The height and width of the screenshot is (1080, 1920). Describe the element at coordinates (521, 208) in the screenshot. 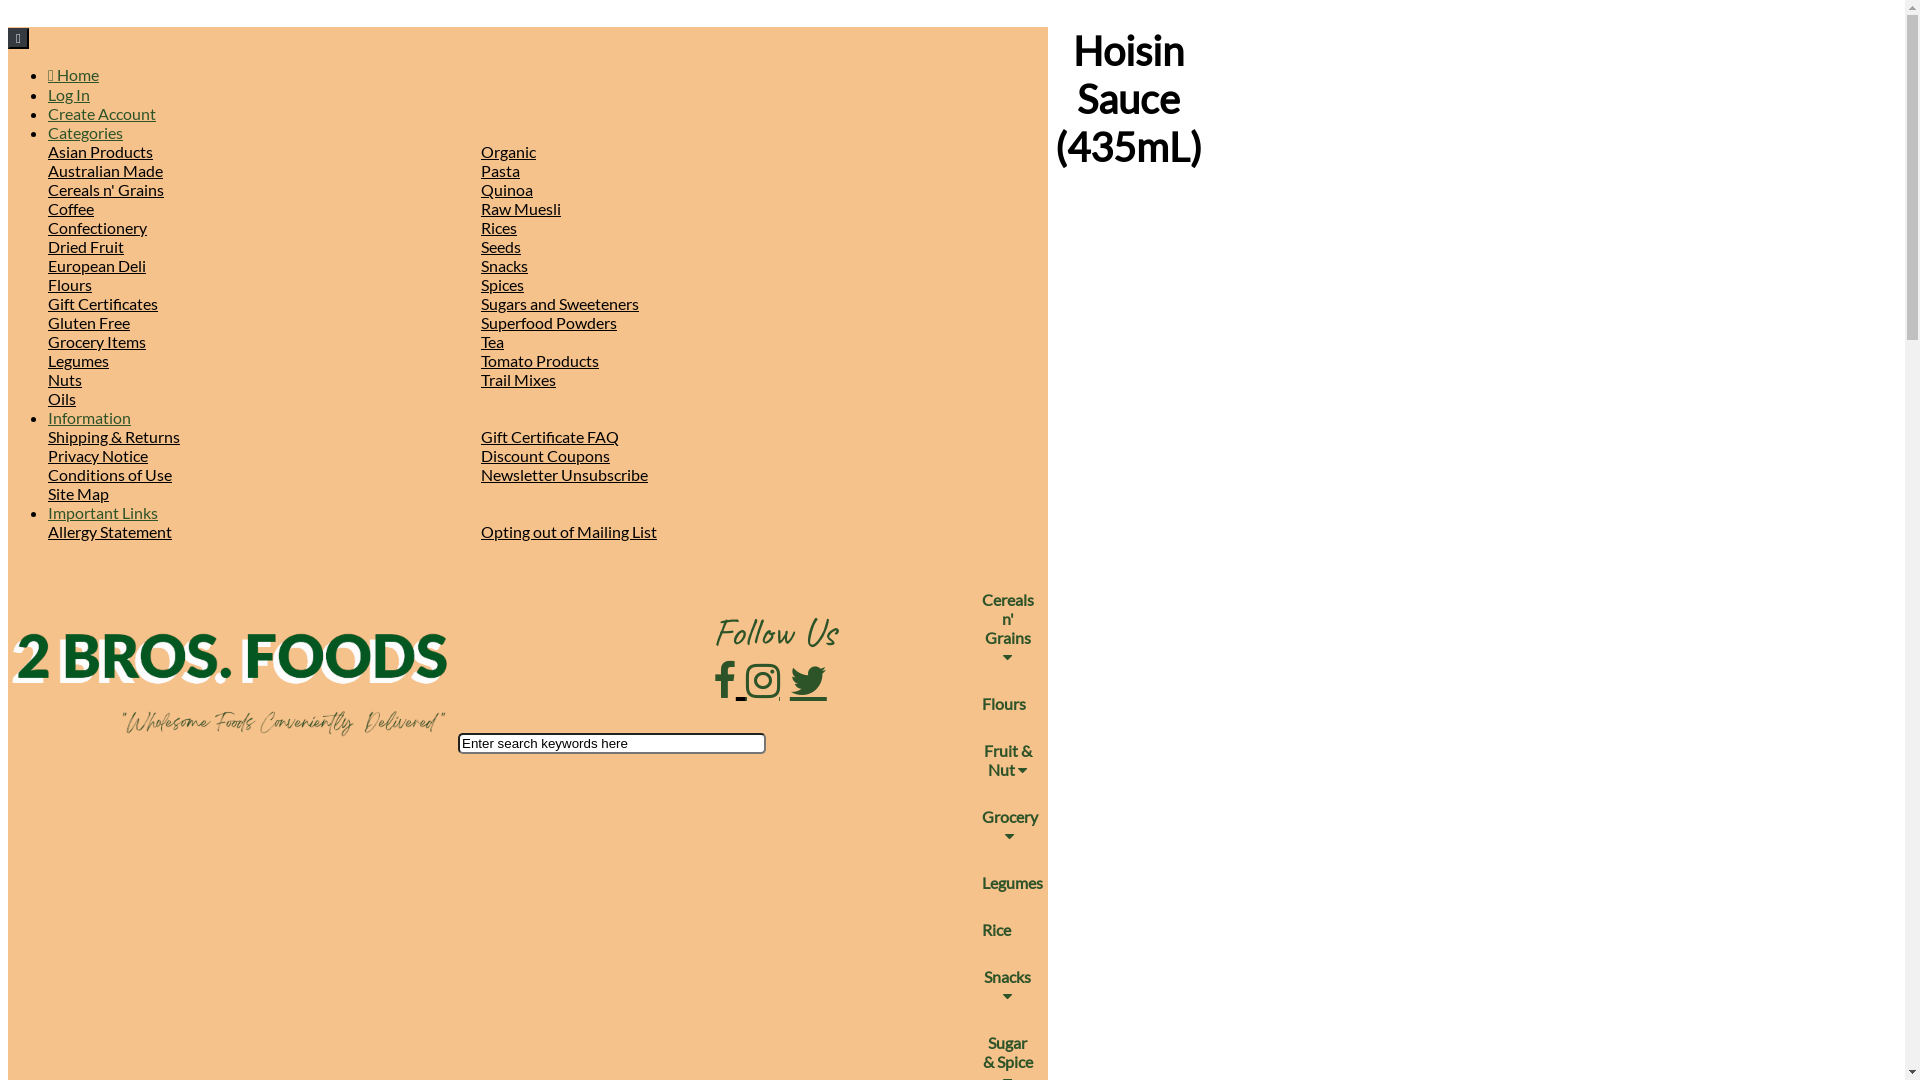

I see `'Raw Muesli'` at that location.